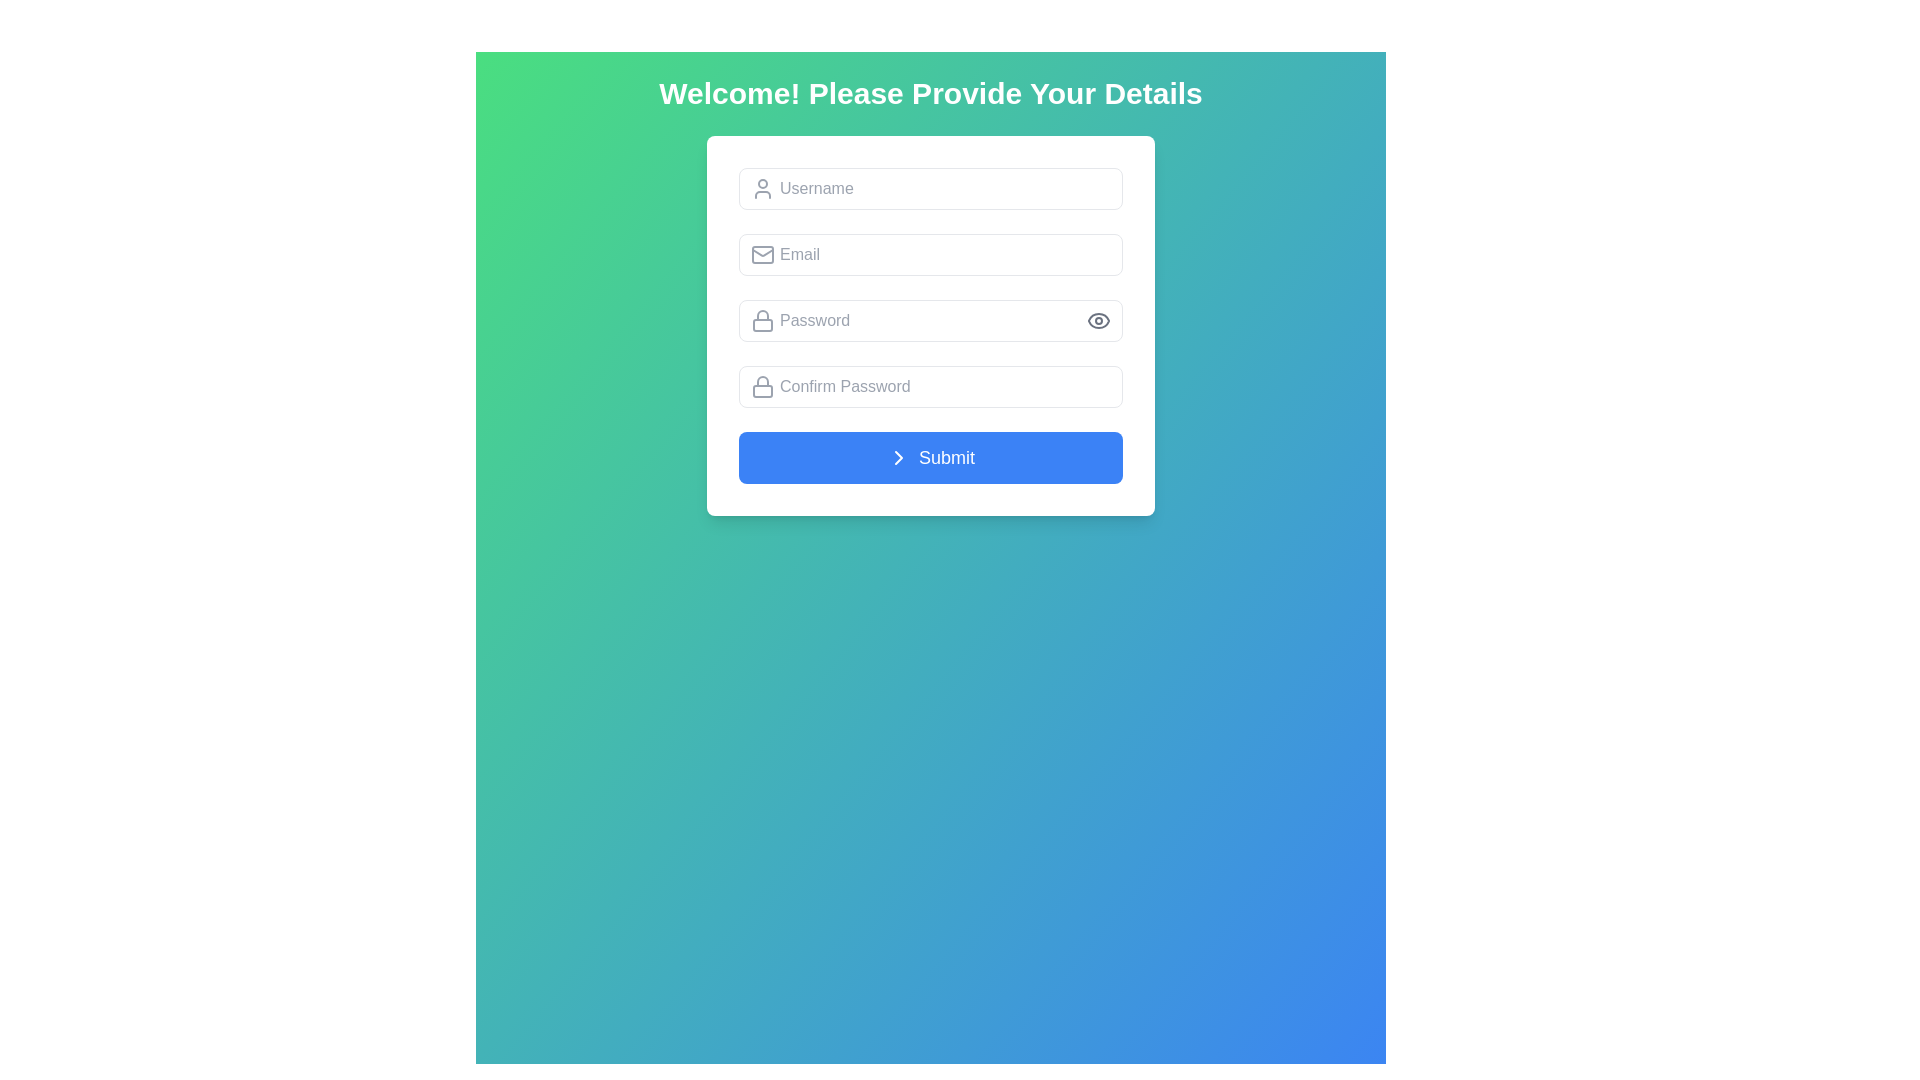  What do you see at coordinates (762, 319) in the screenshot?
I see `the lock icon, which is a gray graphical representation positioned to the left of the password input field, aligned vertically with the middle of the text input labeled 'Password'` at bounding box center [762, 319].